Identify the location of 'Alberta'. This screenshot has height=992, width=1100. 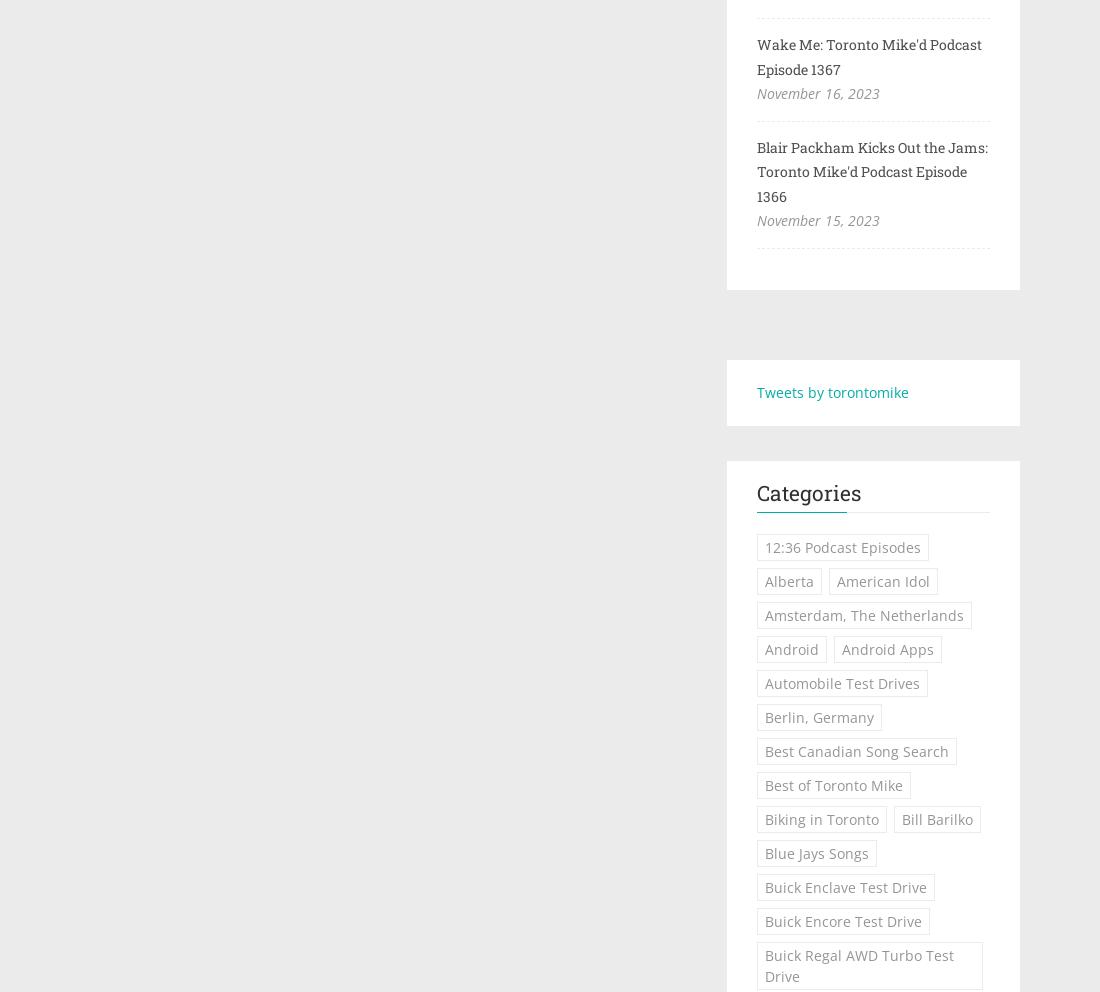
(763, 580).